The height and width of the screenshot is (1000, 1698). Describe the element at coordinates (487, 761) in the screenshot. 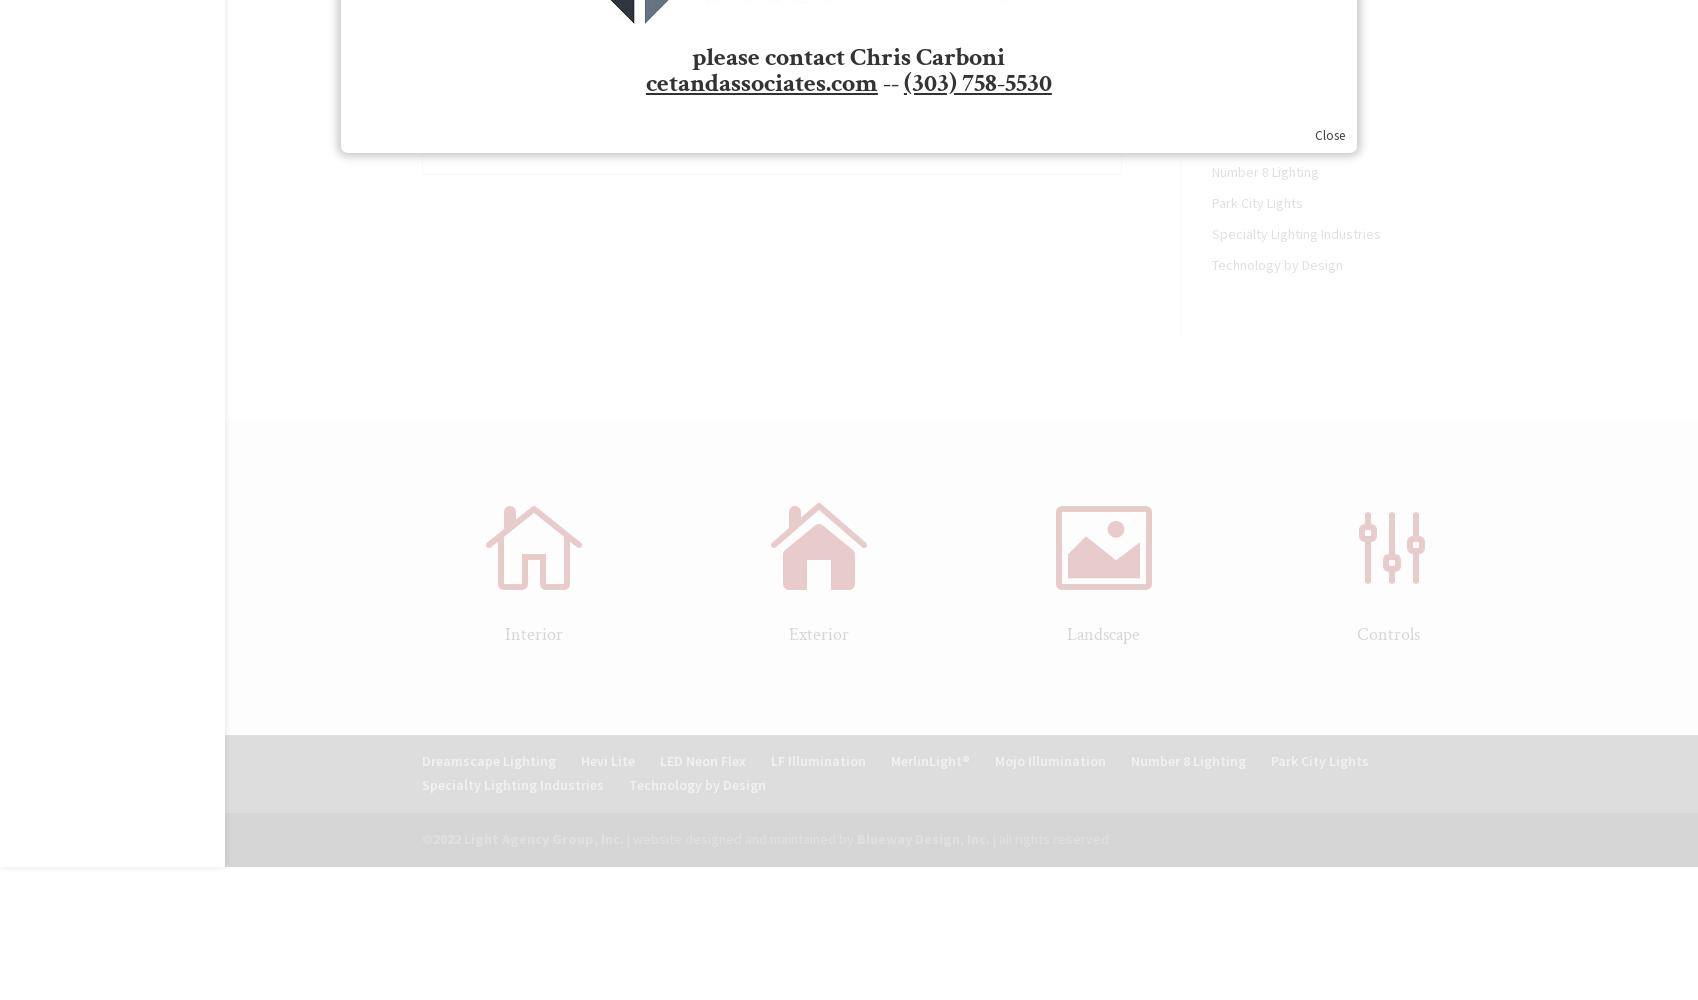

I see `'Dreamscape Lighting'` at that location.